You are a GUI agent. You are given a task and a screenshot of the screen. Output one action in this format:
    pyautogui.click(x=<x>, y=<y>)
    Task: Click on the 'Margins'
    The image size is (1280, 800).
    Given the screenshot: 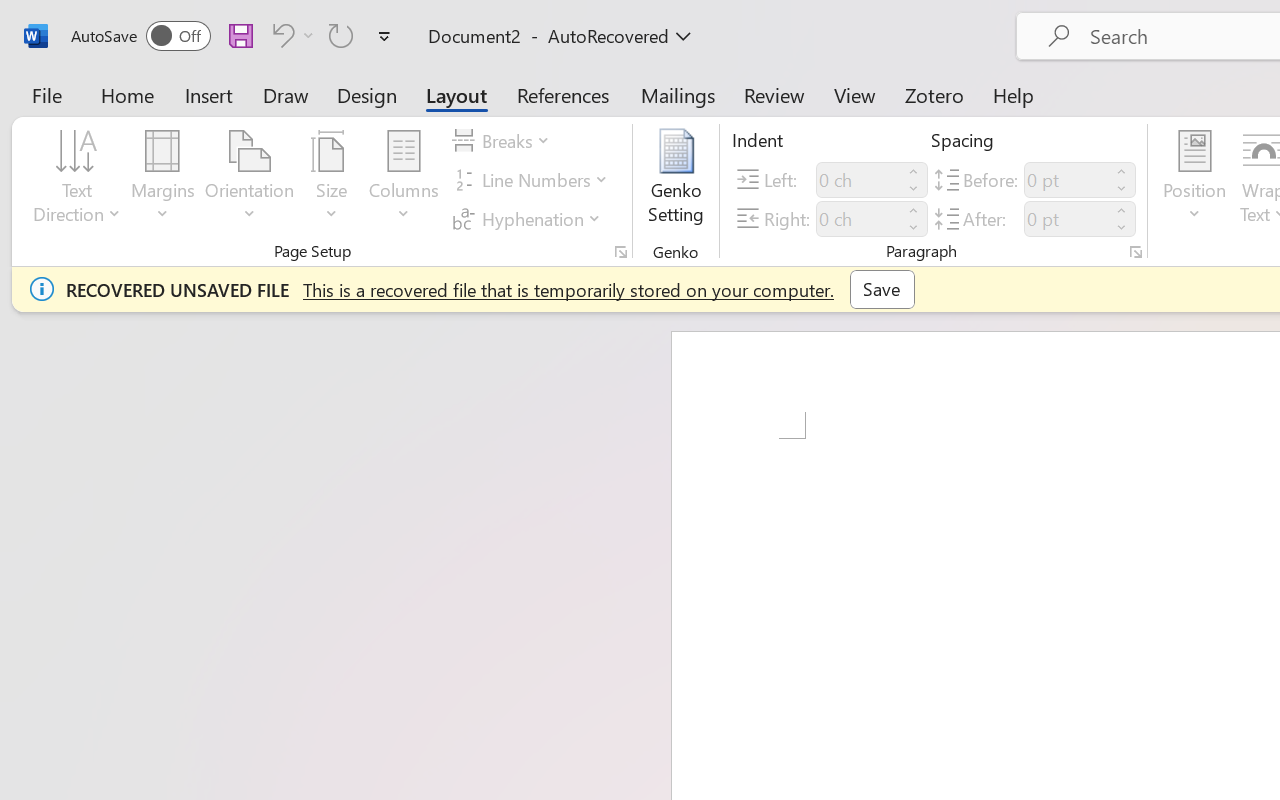 What is the action you would take?
    pyautogui.click(x=163, y=179)
    